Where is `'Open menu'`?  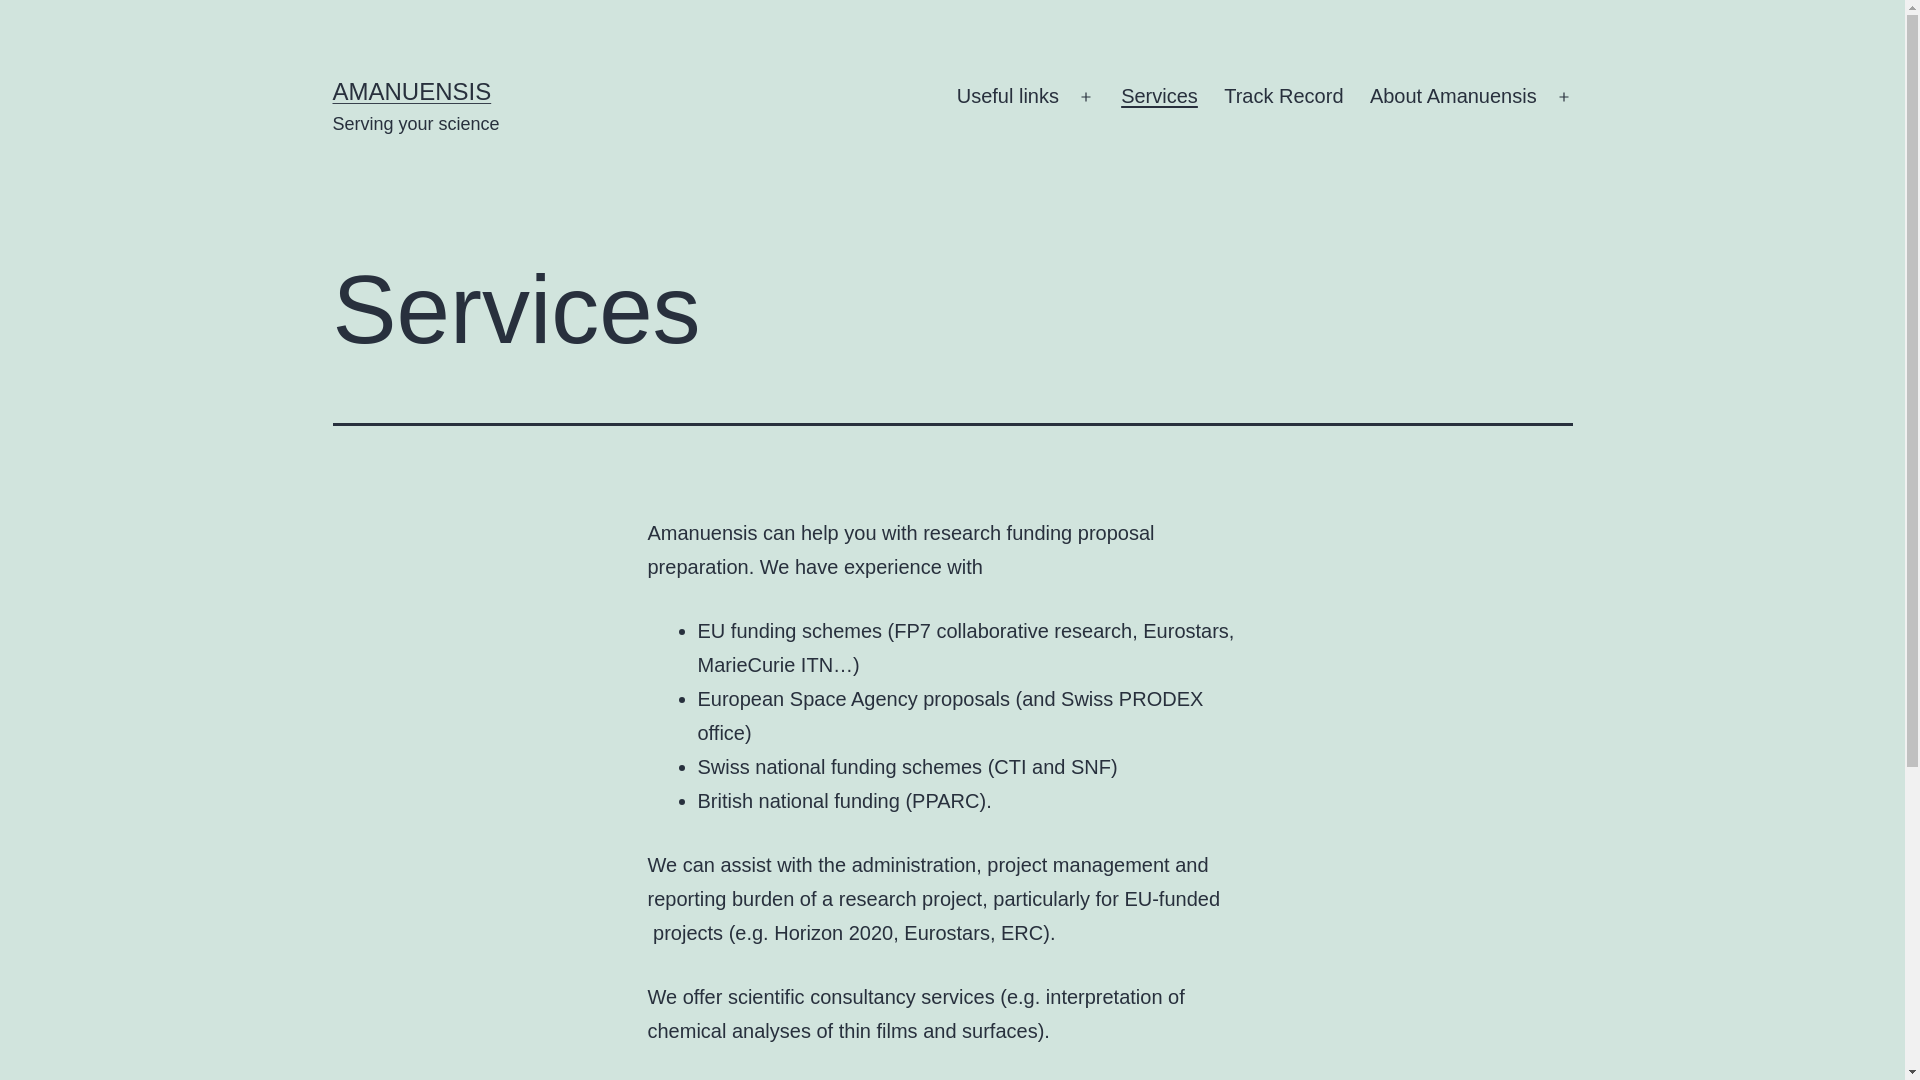 'Open menu' is located at coordinates (1563, 96).